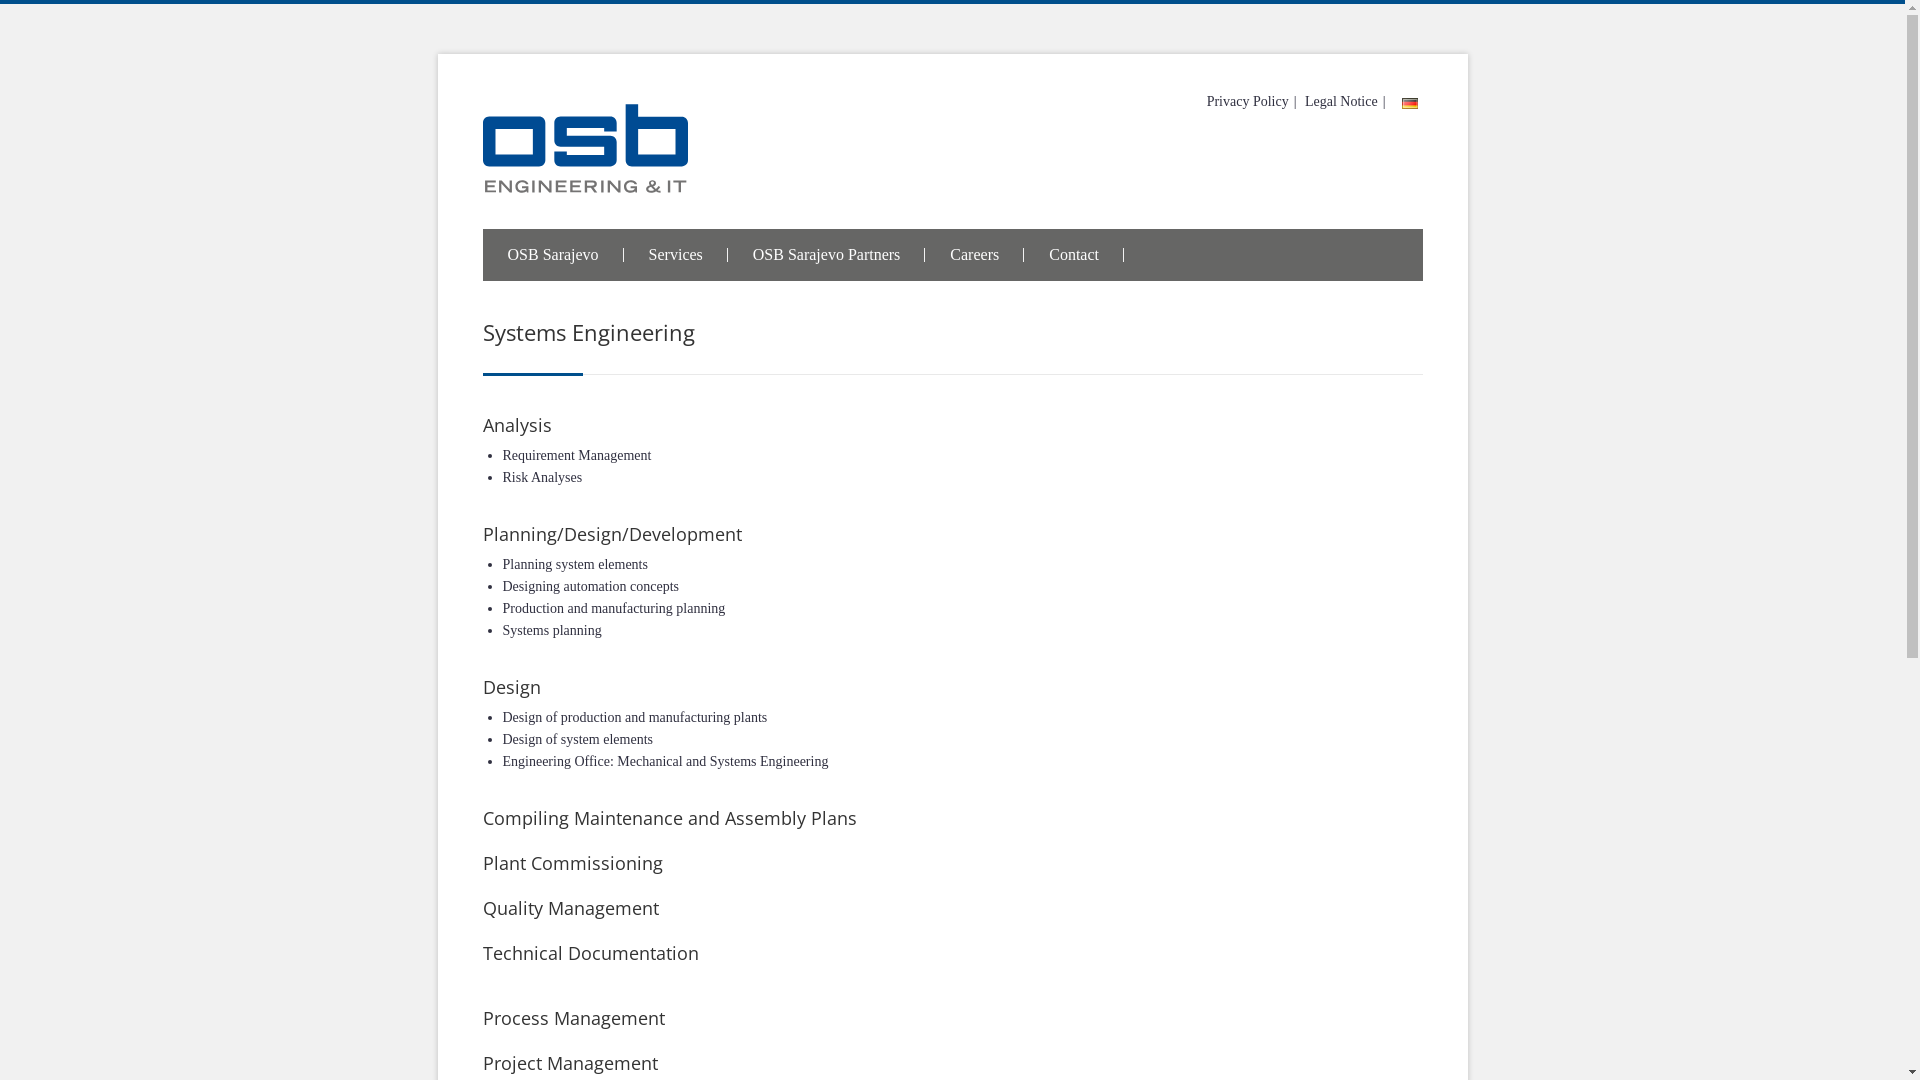  I want to click on 'Careers', so click(974, 253).